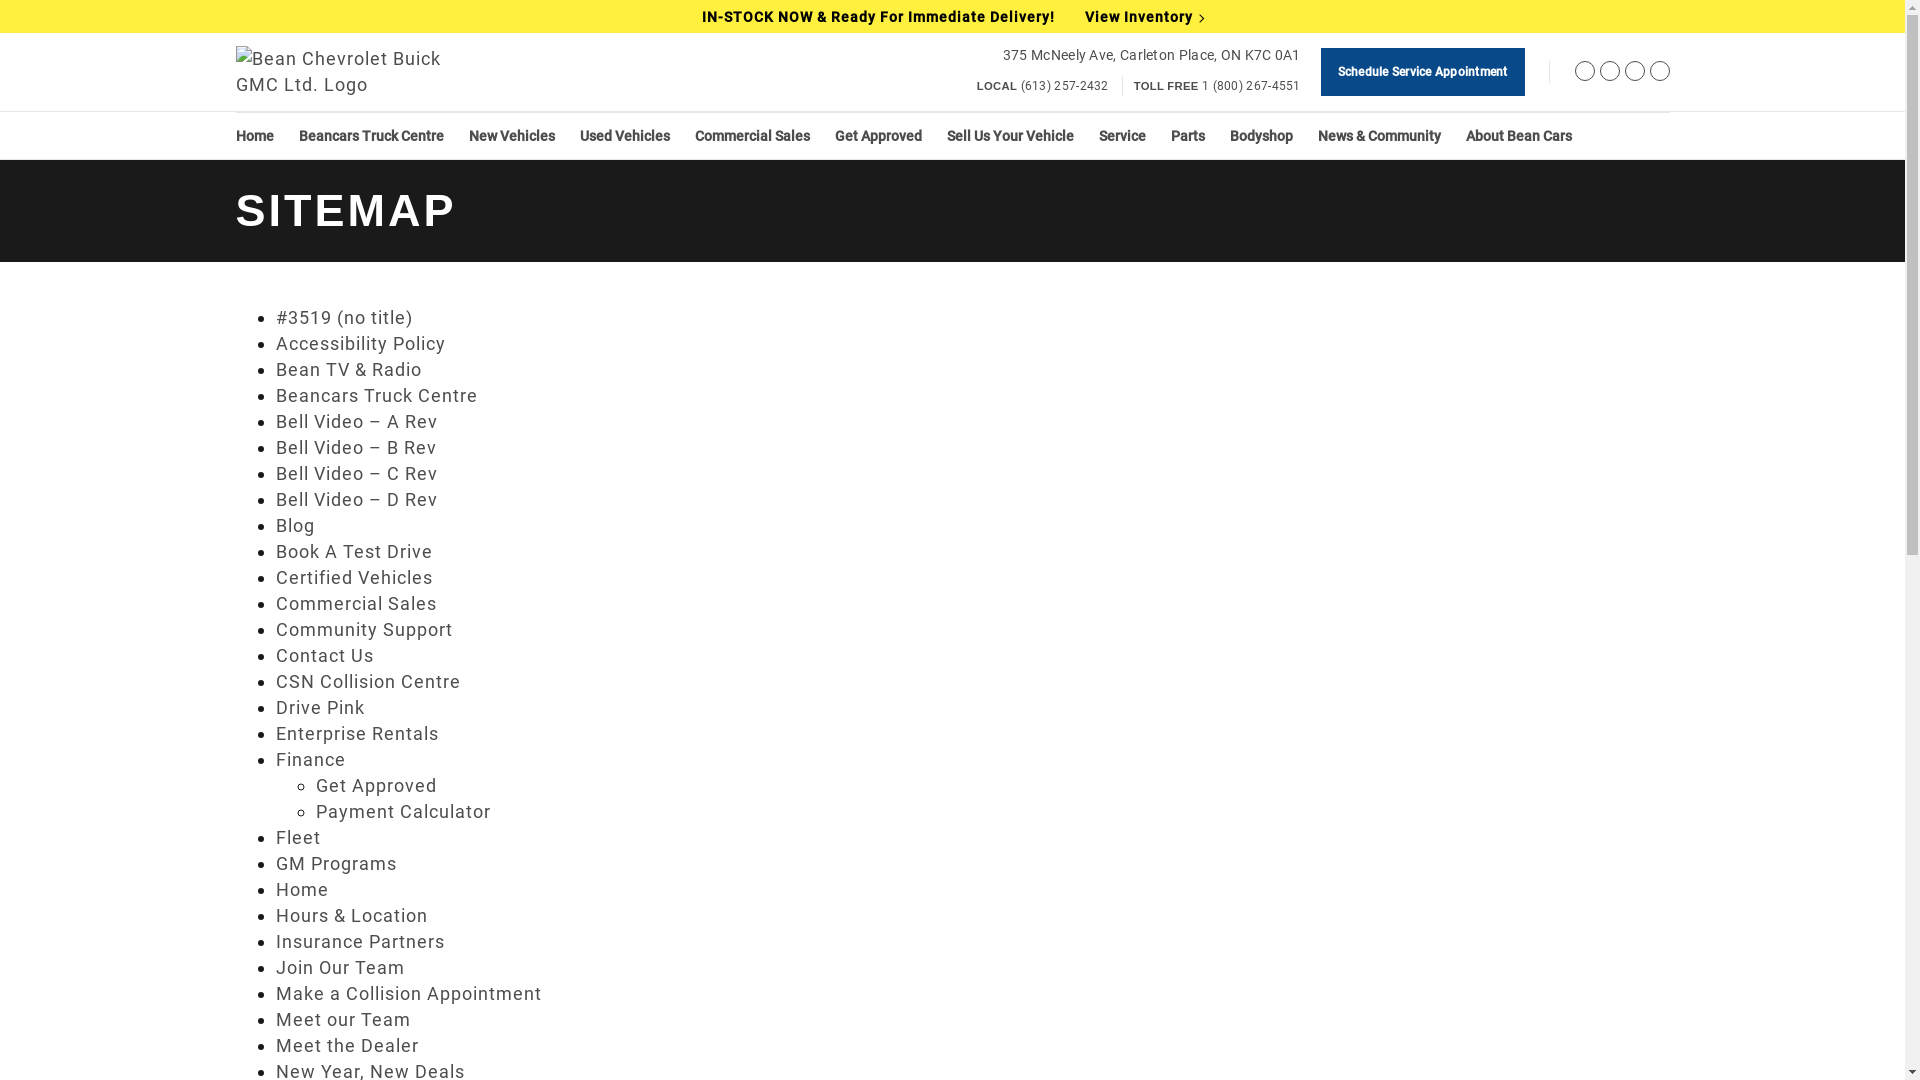 The image size is (1920, 1080). What do you see at coordinates (325, 655) in the screenshot?
I see `'Contact Us'` at bounding box center [325, 655].